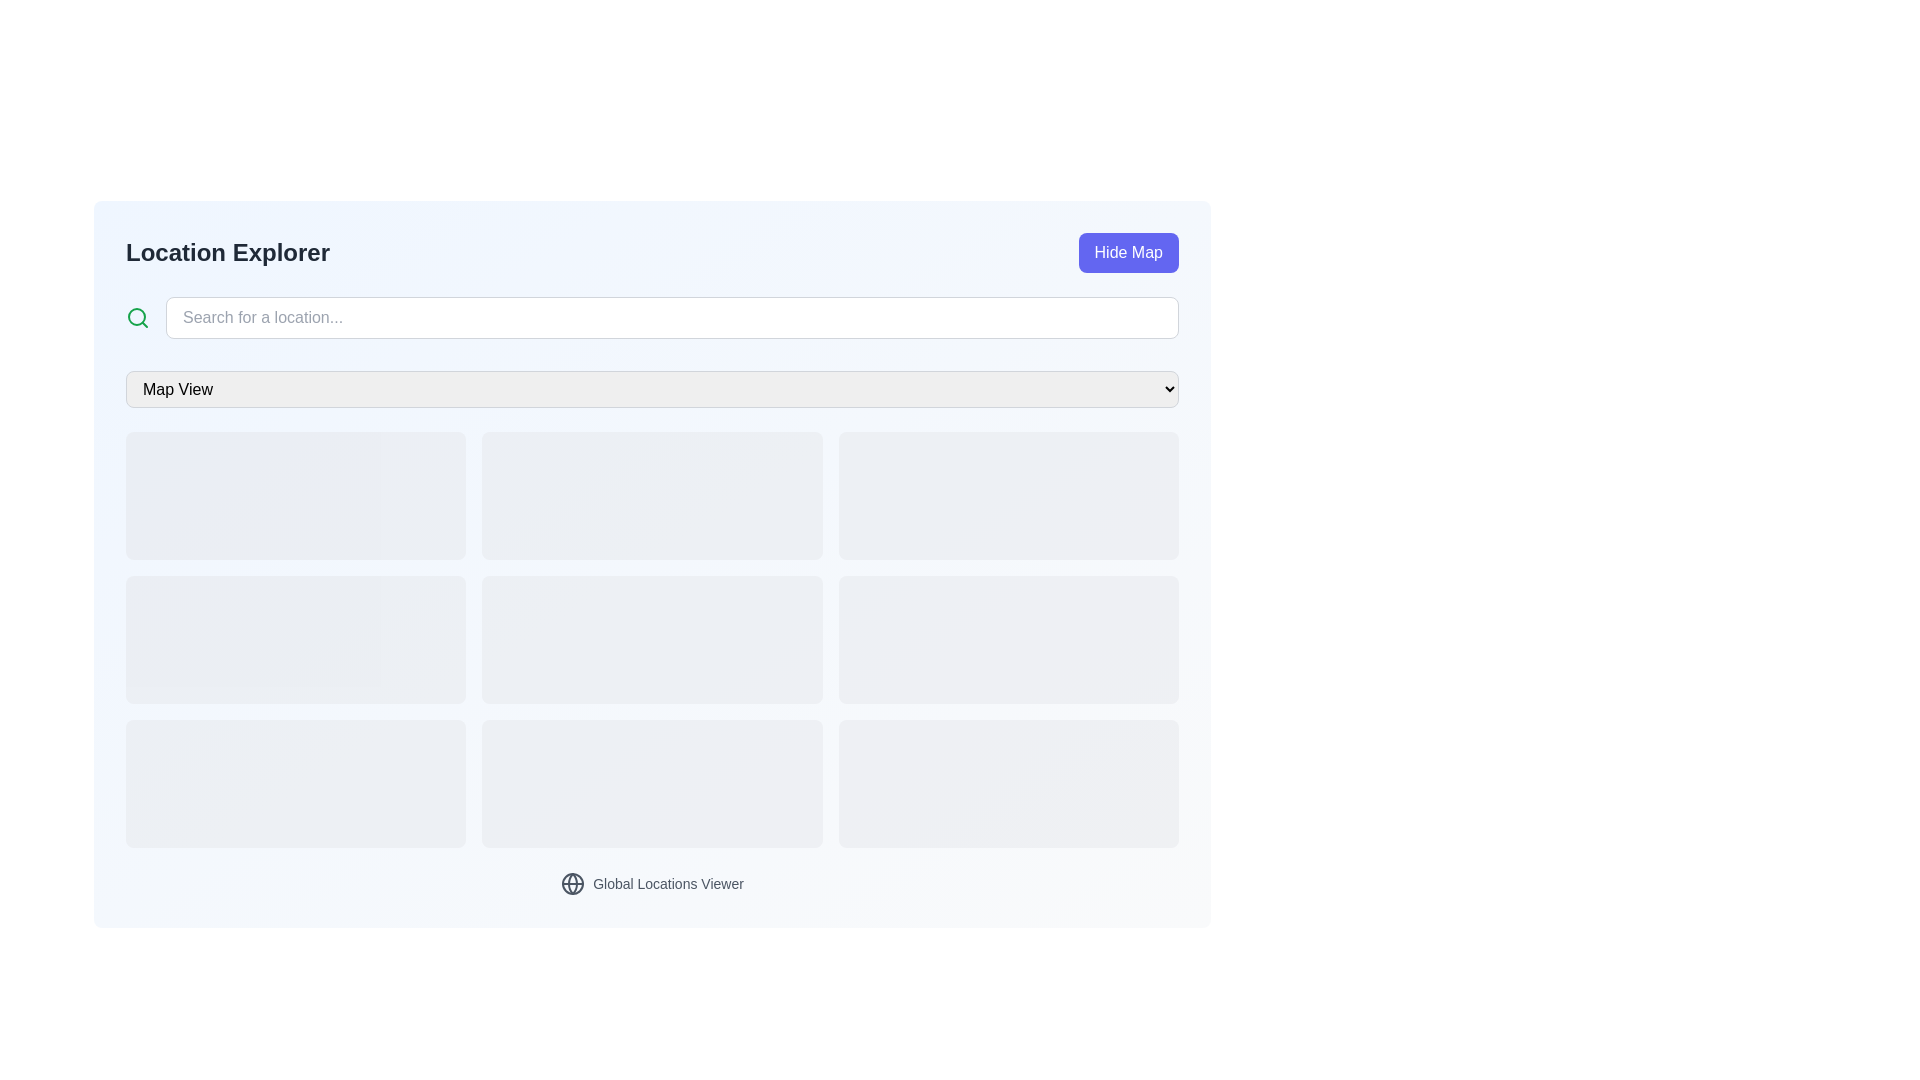 This screenshot has width=1920, height=1080. What do you see at coordinates (295, 782) in the screenshot?
I see `the Placeholder block, which is a rectangular gray block with rounded corners located in the bottom-left corner of a 3x3 grid layout, specifically the seventh element in the sequence` at bounding box center [295, 782].